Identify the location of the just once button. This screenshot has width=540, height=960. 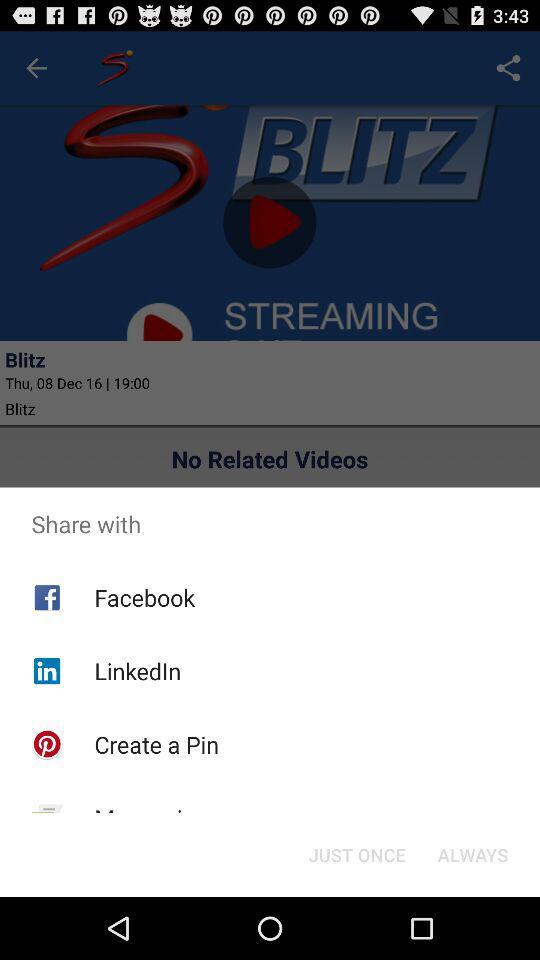
(356, 853).